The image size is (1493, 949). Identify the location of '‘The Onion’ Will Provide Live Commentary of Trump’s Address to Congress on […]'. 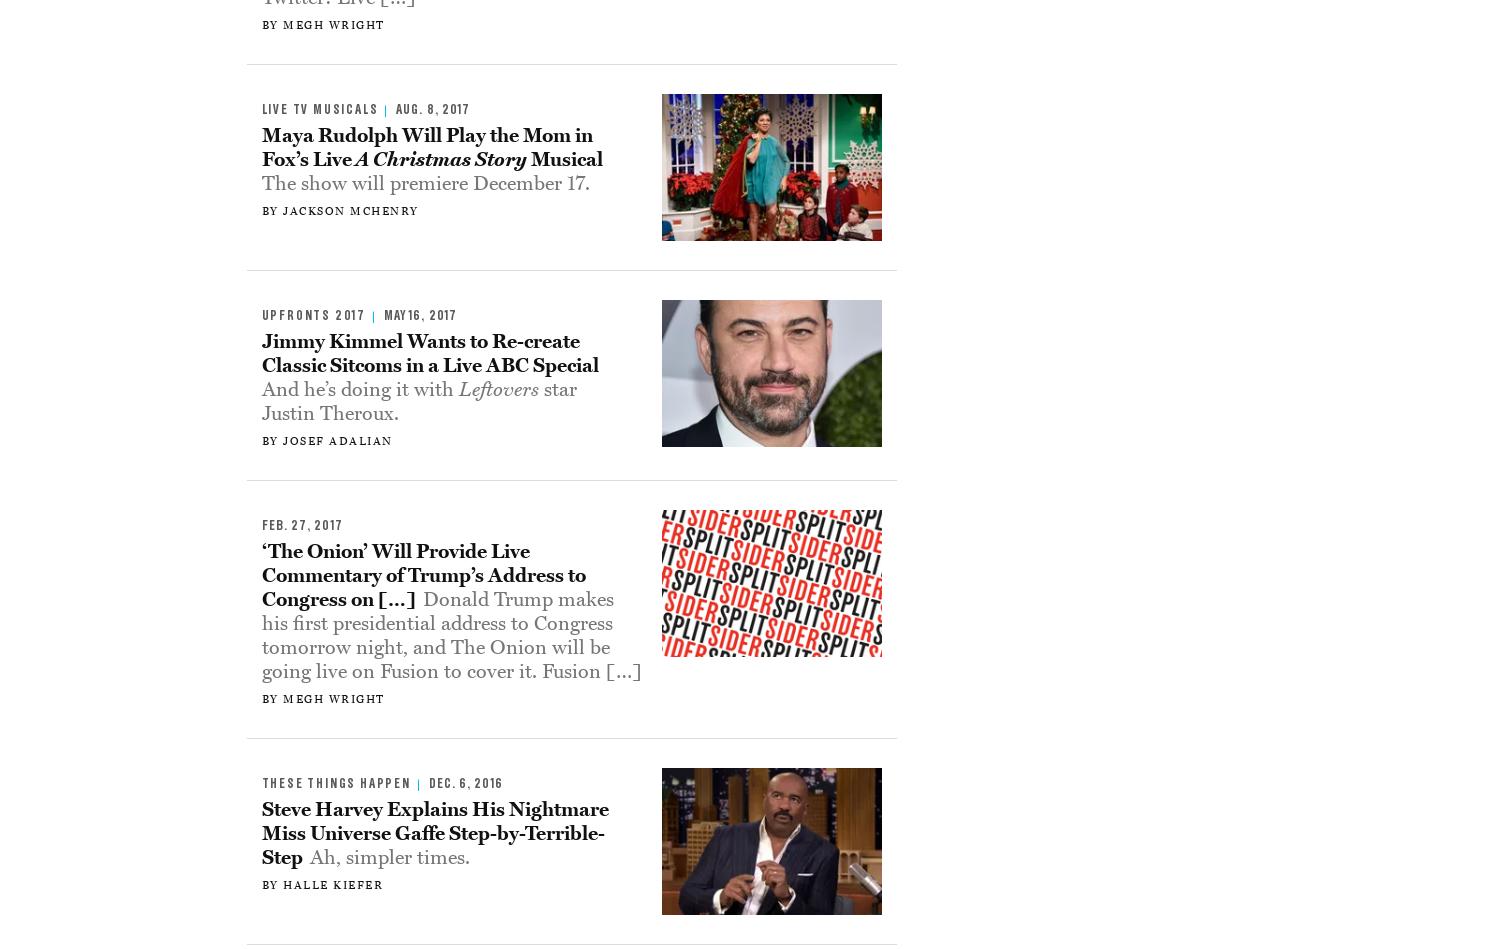
(422, 573).